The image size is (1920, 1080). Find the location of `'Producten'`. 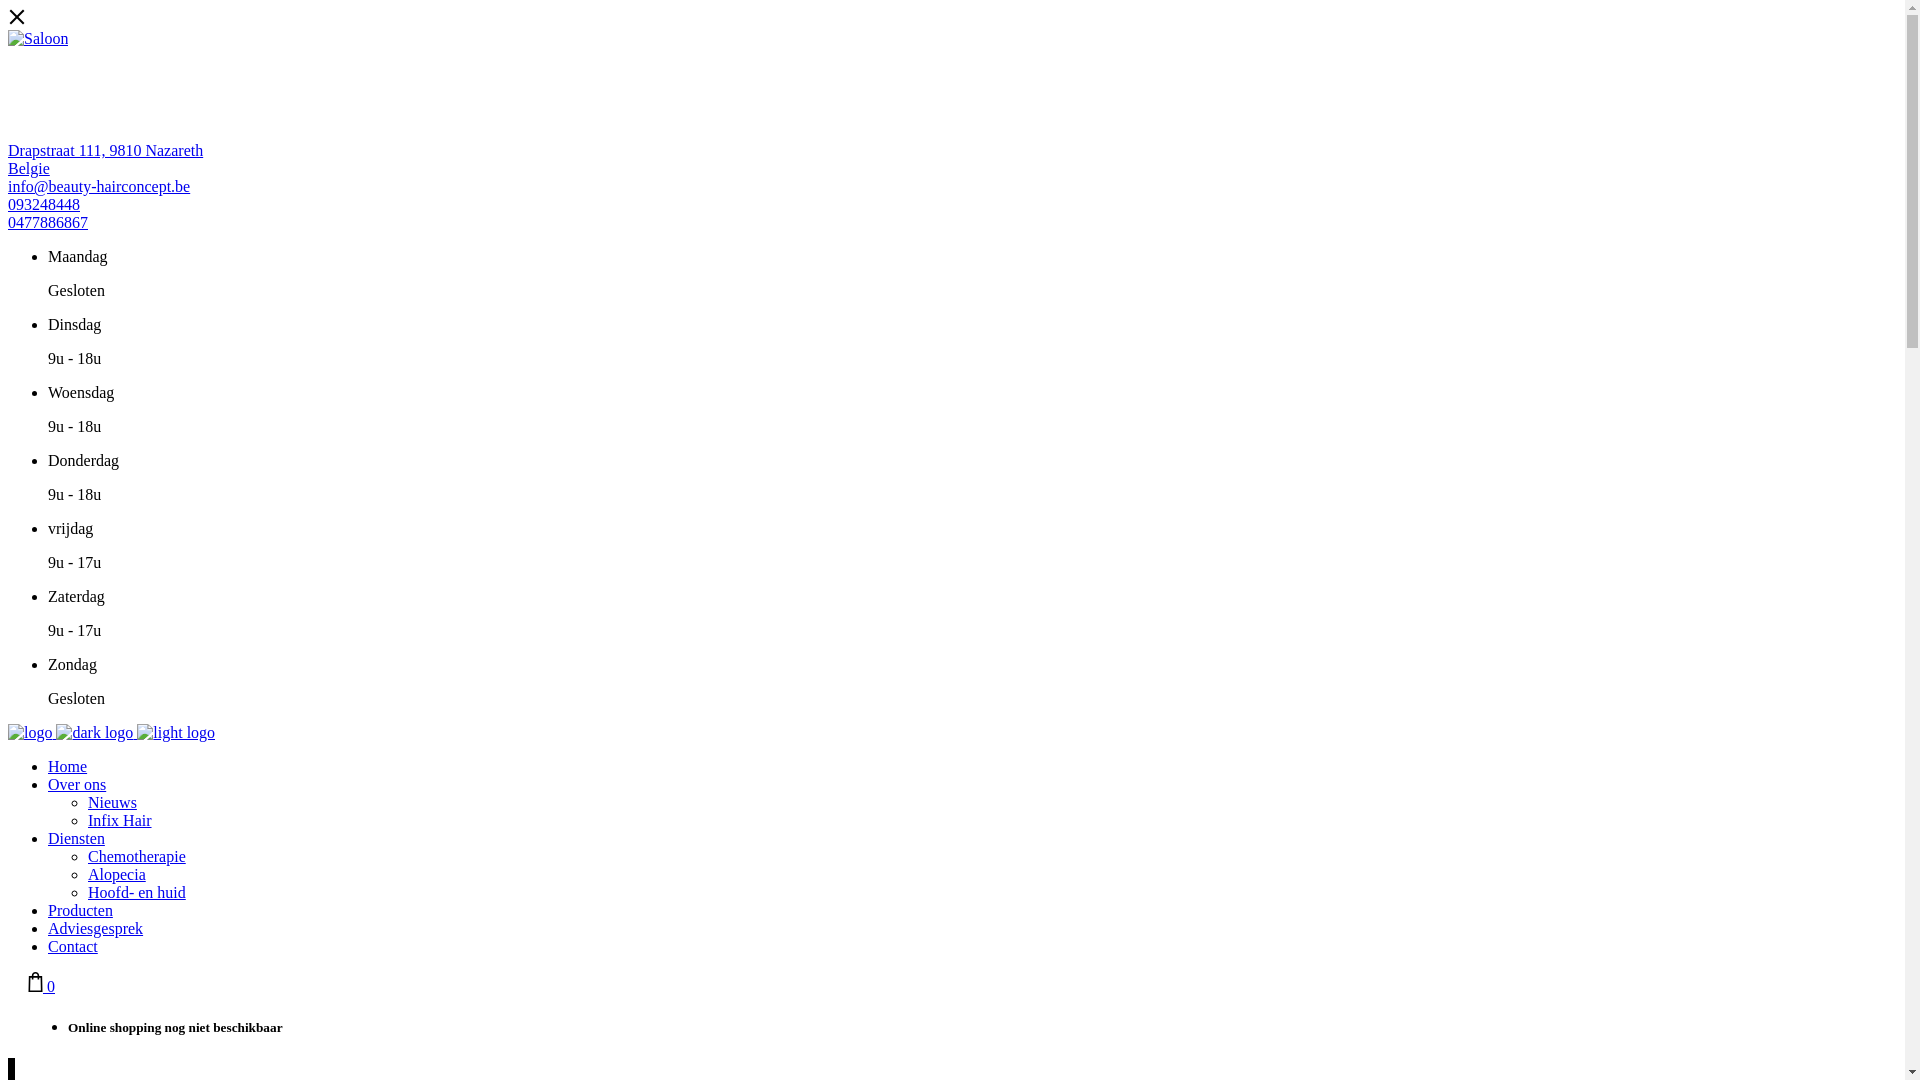

'Producten' is located at coordinates (80, 910).